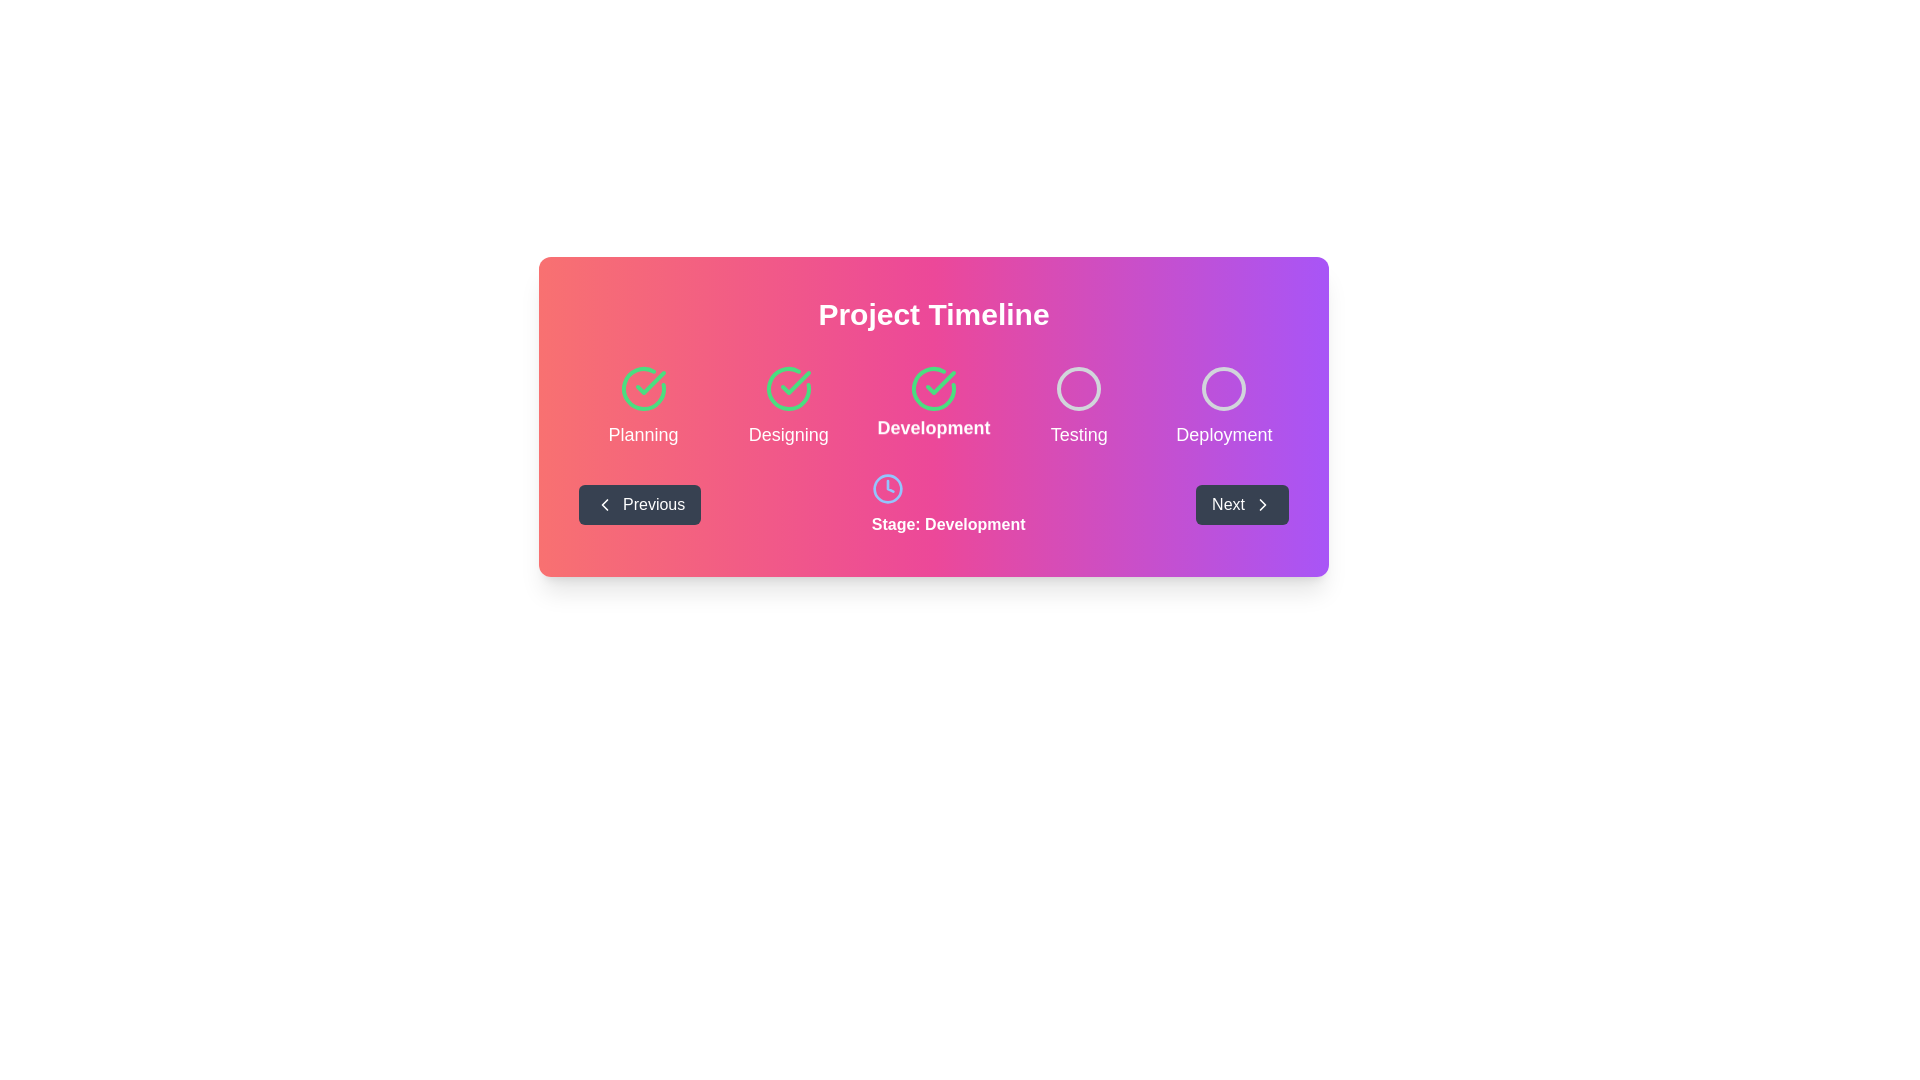 The image size is (1920, 1080). Describe the element at coordinates (640, 504) in the screenshot. I see `the 'Previous' button with a dark gray background and white text` at that location.